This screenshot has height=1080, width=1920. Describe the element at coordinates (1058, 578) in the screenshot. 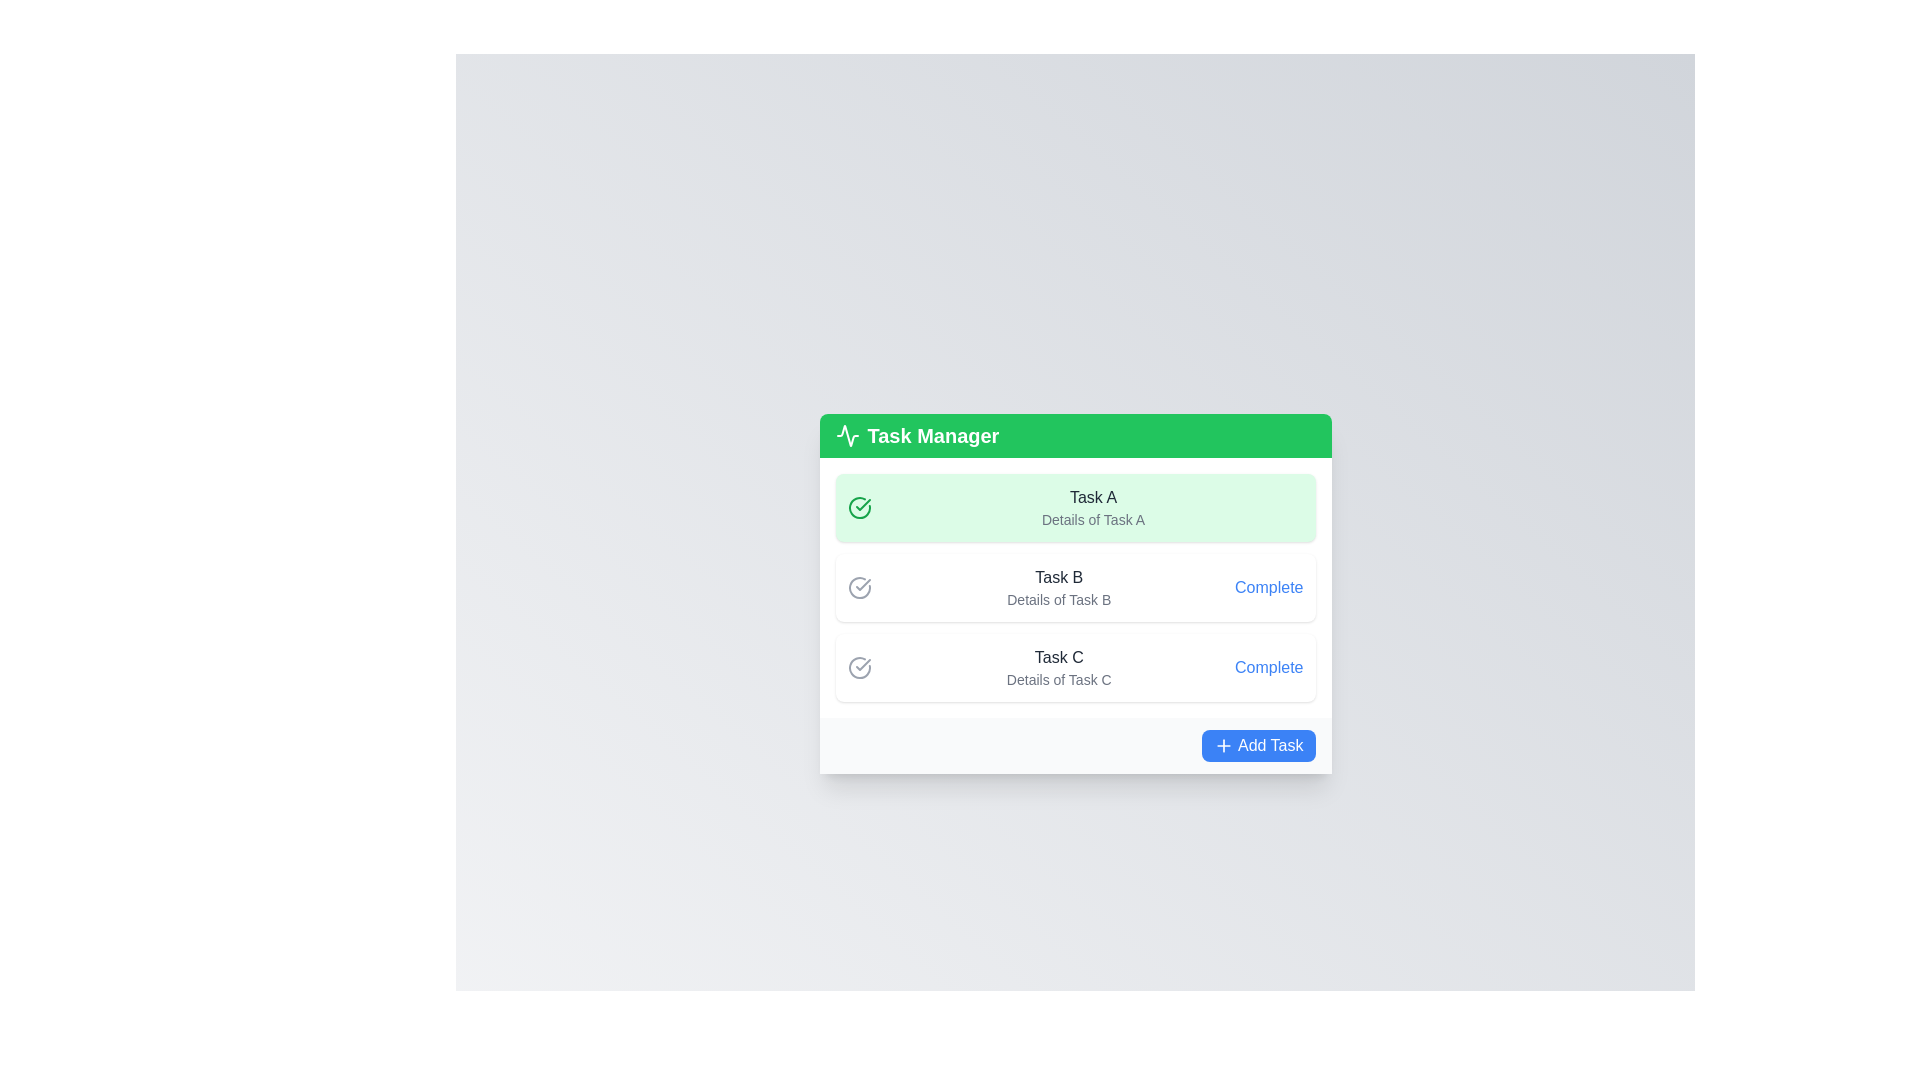

I see `the text label that identifies the task in the second task entry of the Task Manager interface` at that location.